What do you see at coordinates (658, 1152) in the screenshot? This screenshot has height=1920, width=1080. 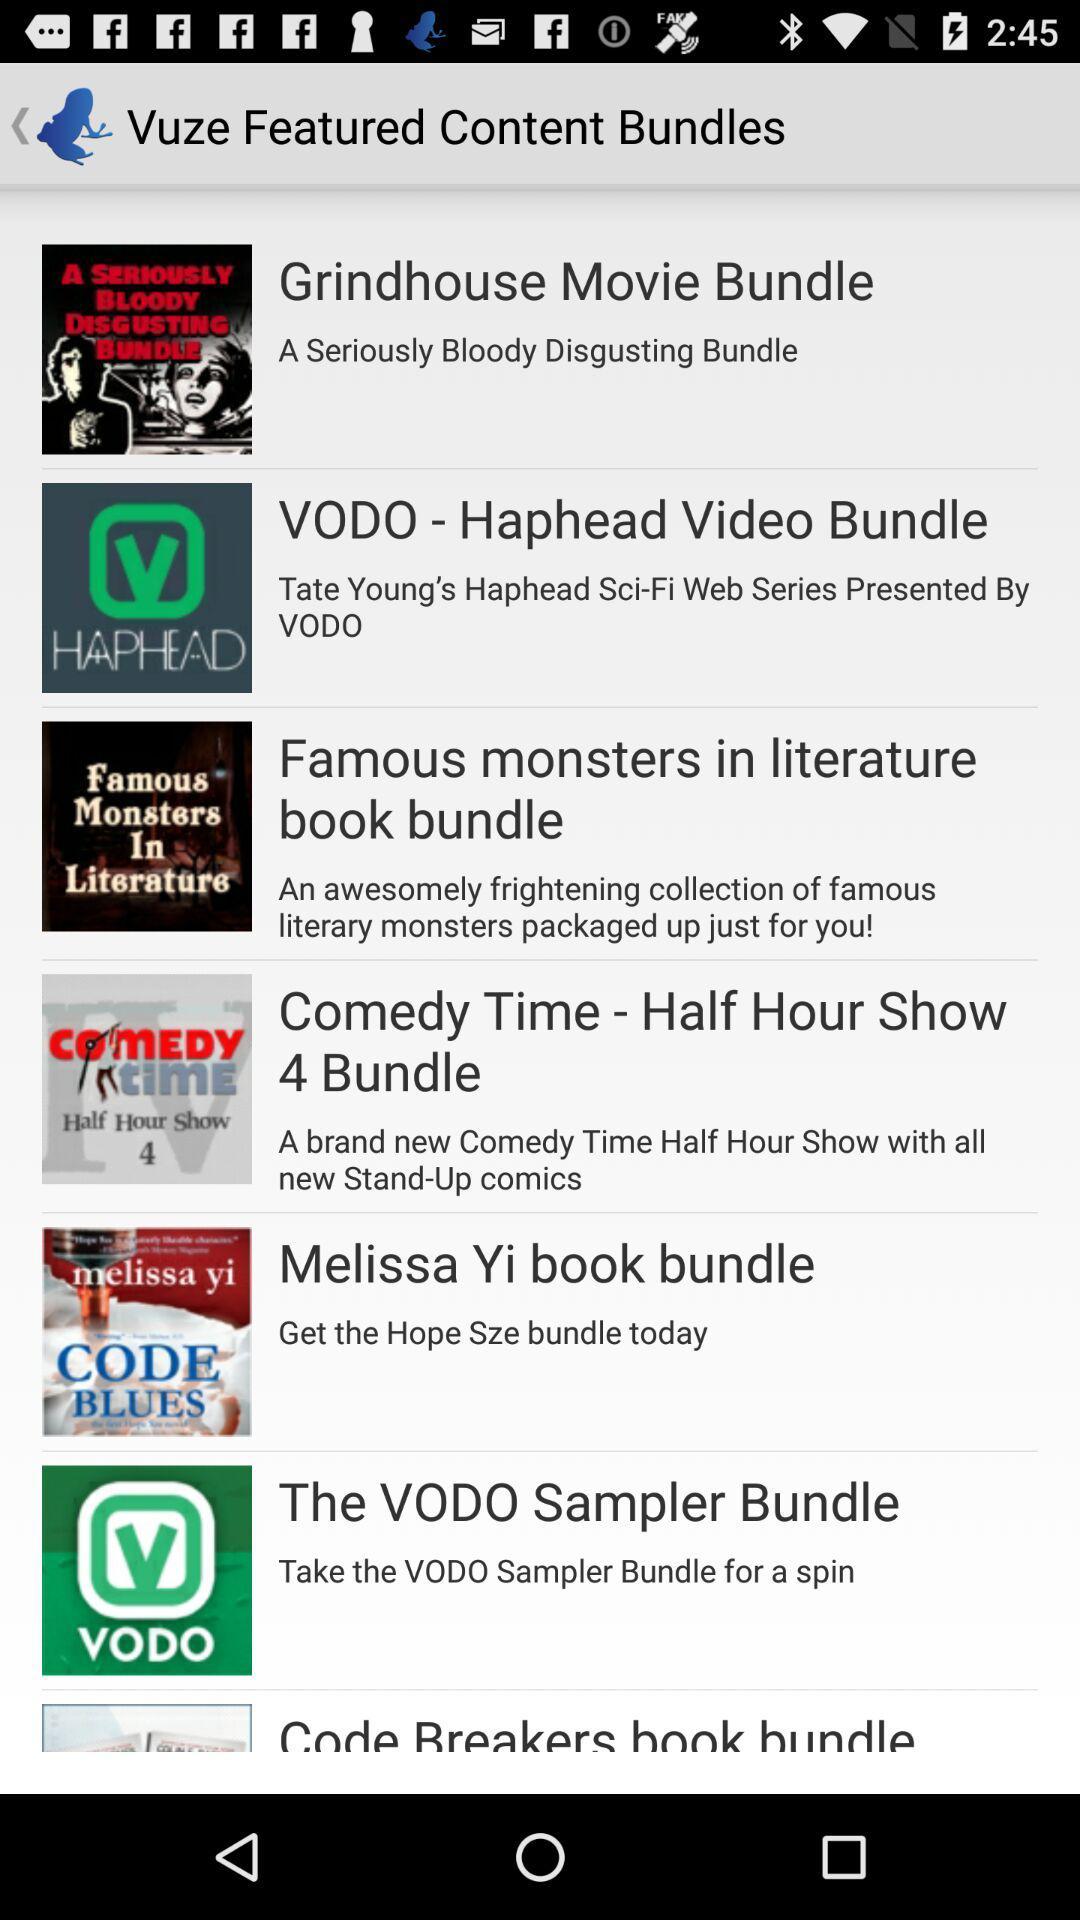 I see `the a brand new icon` at bounding box center [658, 1152].